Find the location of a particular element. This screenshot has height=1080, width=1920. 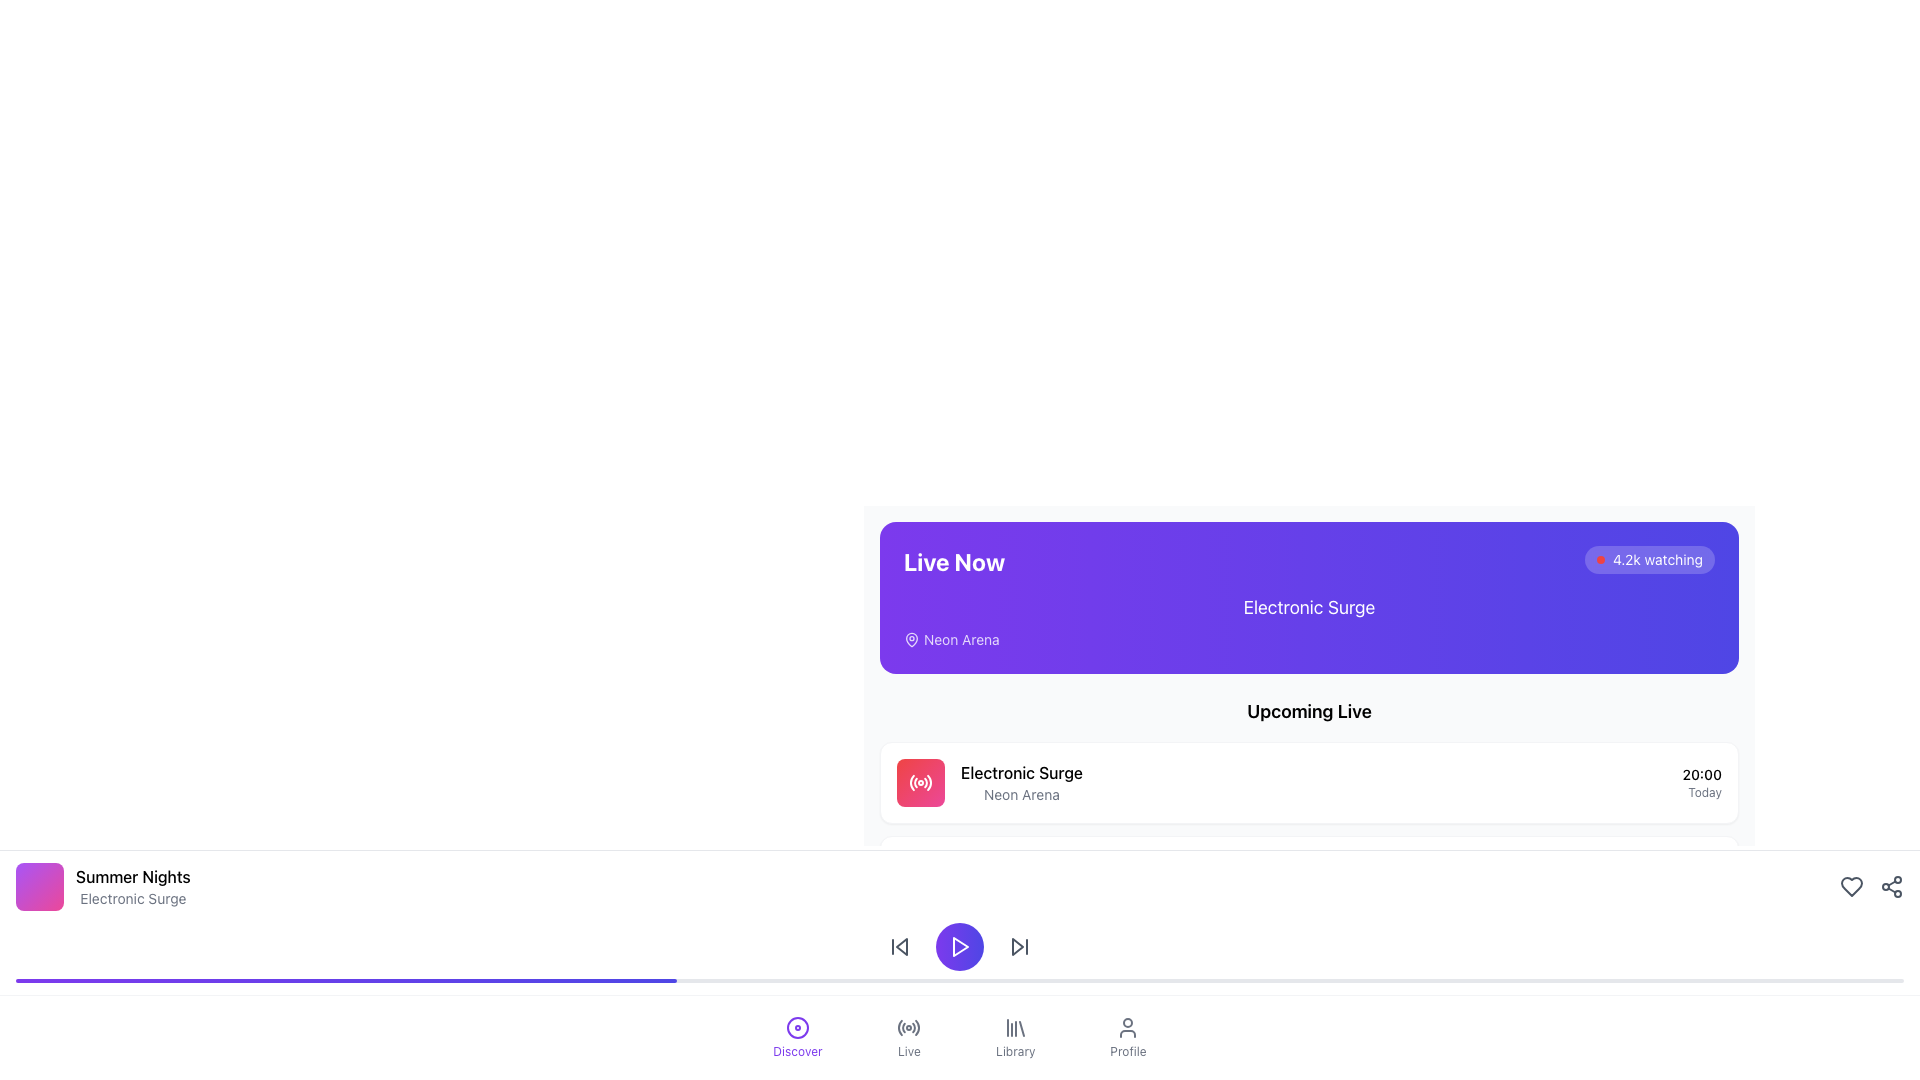

the 'Discover' text label in the navigation bar is located at coordinates (796, 1051).